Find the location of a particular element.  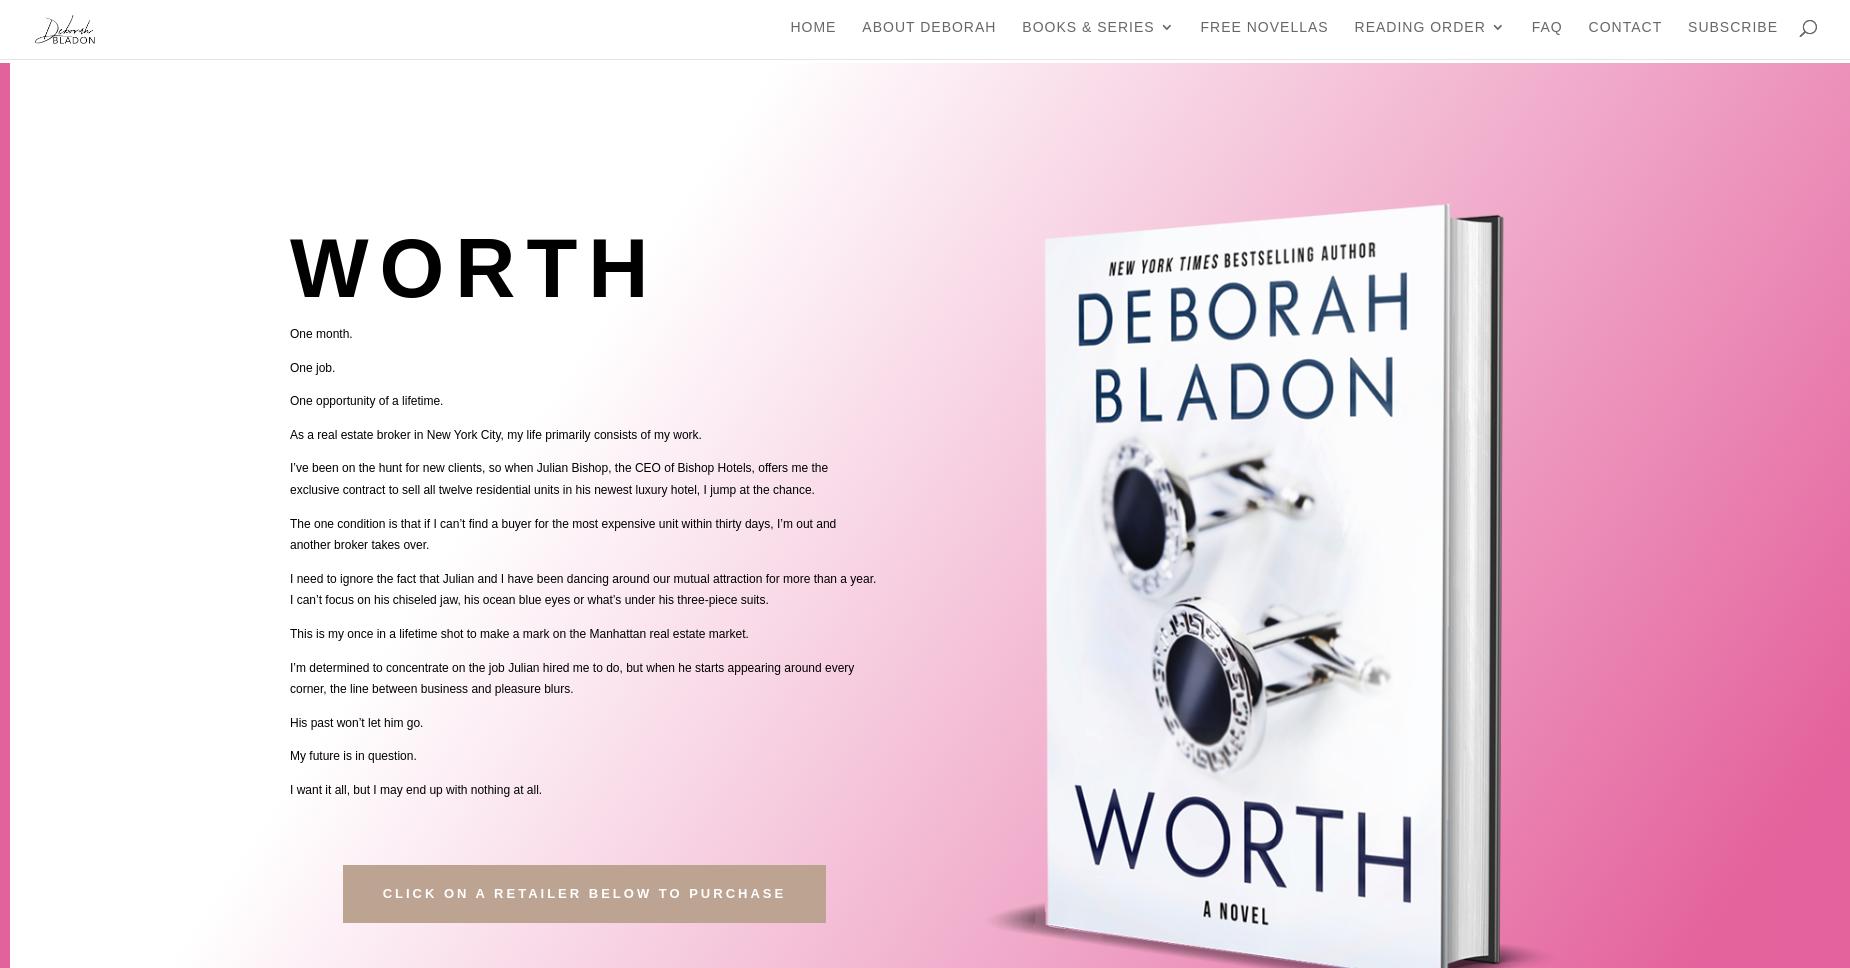

'The Hawthornes of New York' is located at coordinates (1373, 324).